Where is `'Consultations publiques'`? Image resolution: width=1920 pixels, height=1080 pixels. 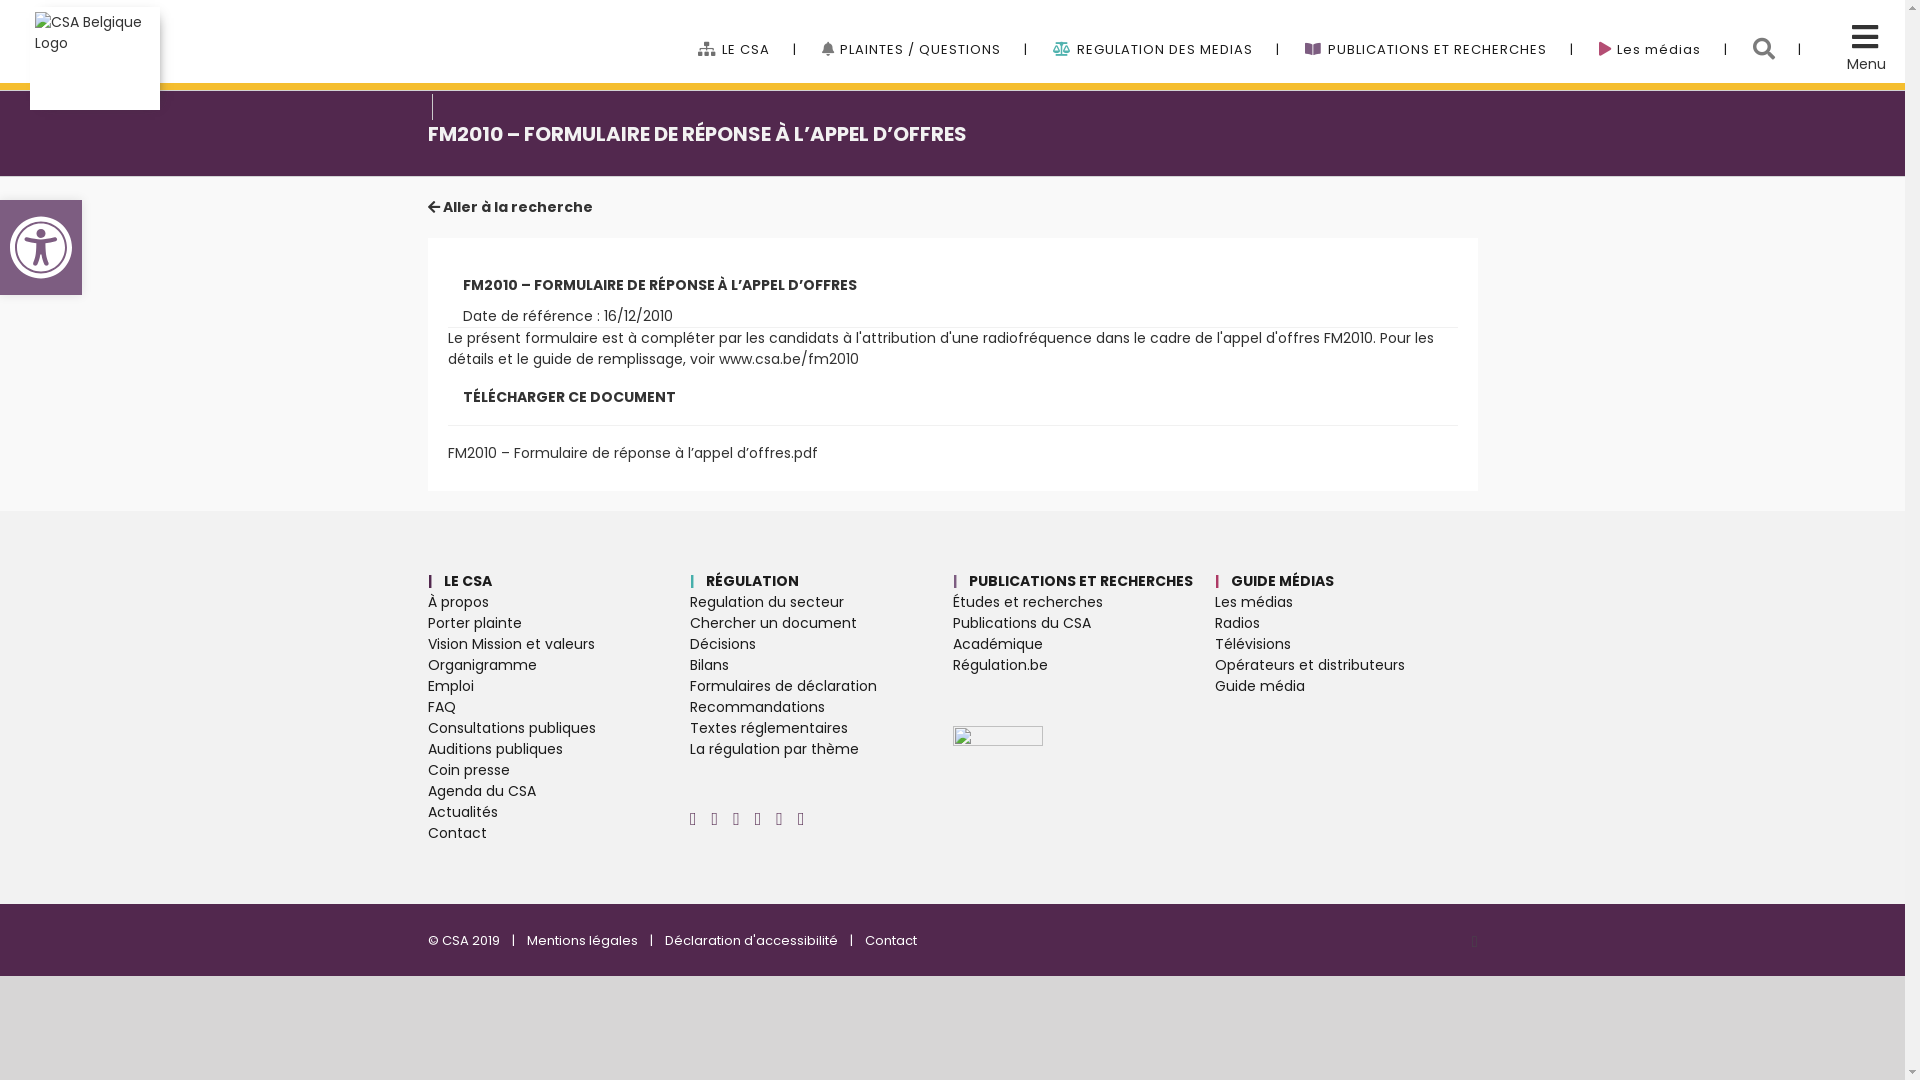
'Consultations publiques' is located at coordinates (426, 728).